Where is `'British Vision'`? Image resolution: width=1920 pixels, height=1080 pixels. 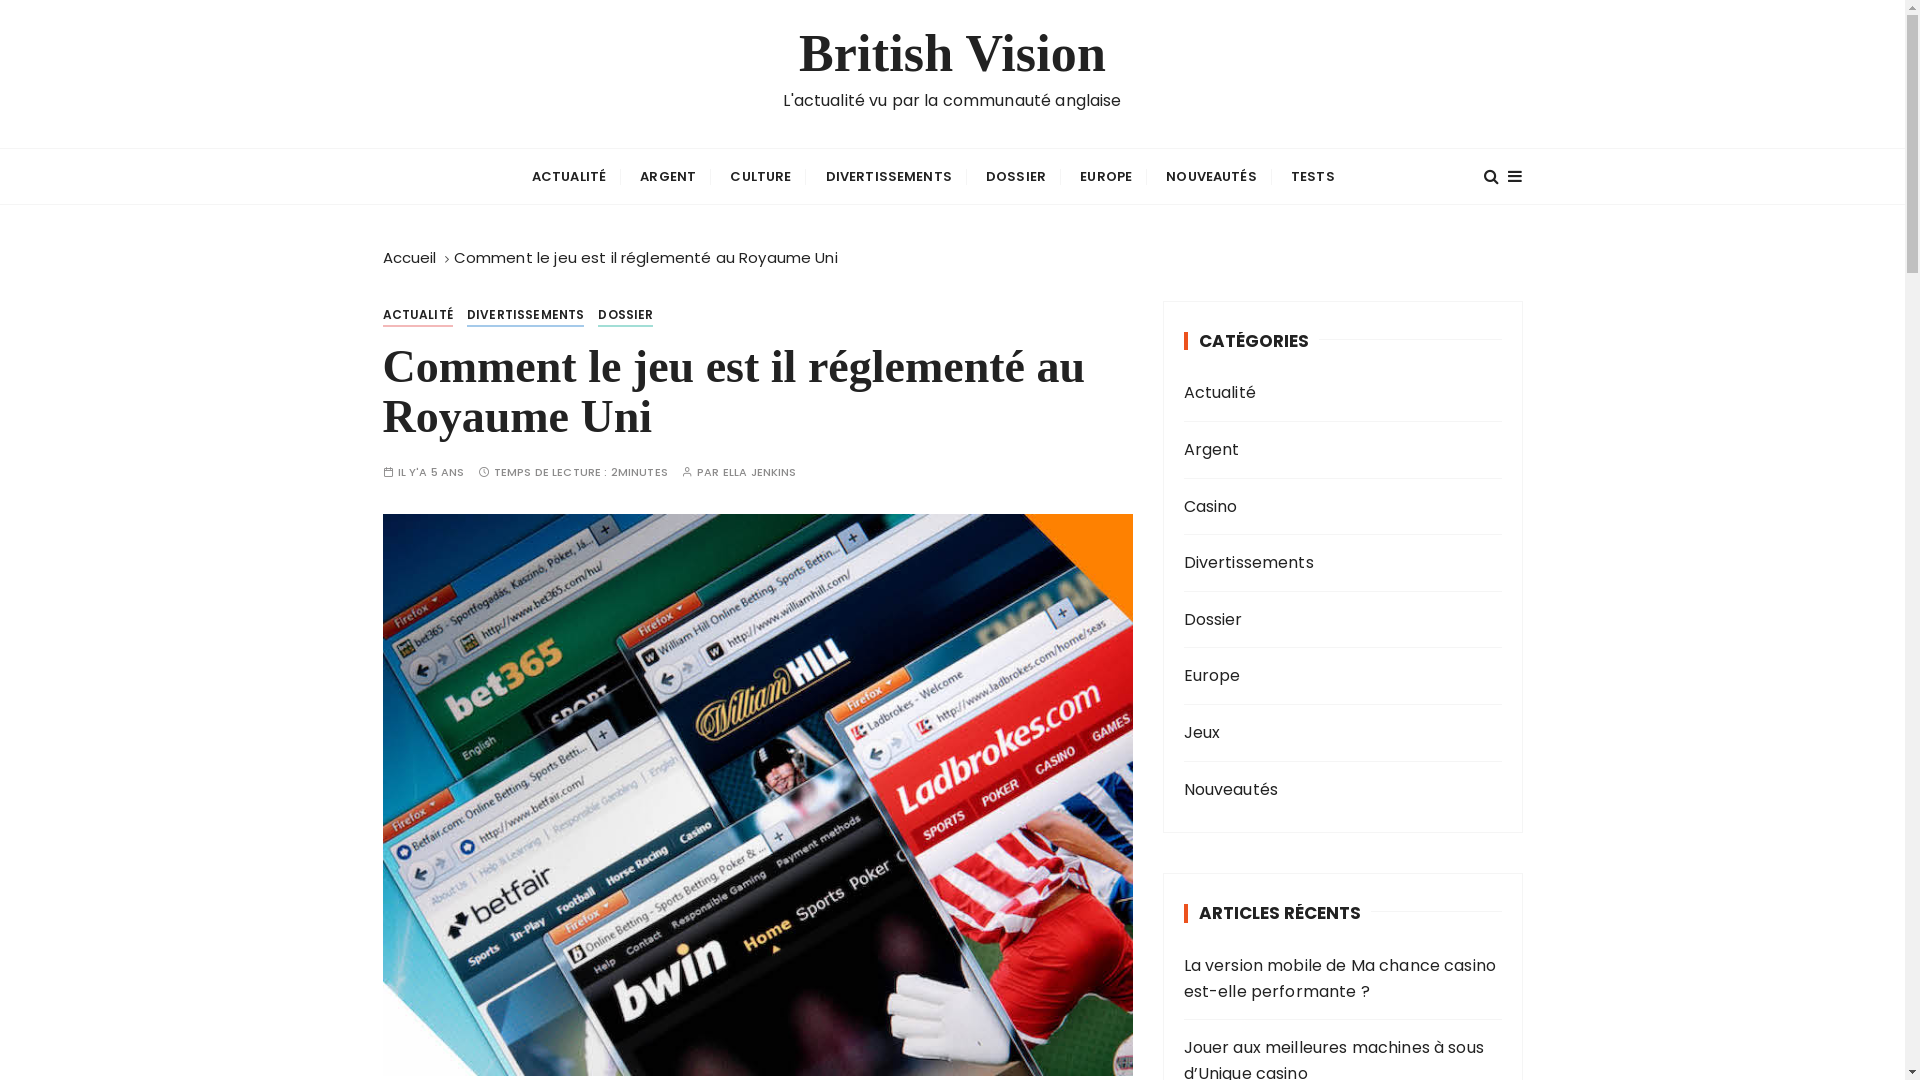 'British Vision' is located at coordinates (951, 53).